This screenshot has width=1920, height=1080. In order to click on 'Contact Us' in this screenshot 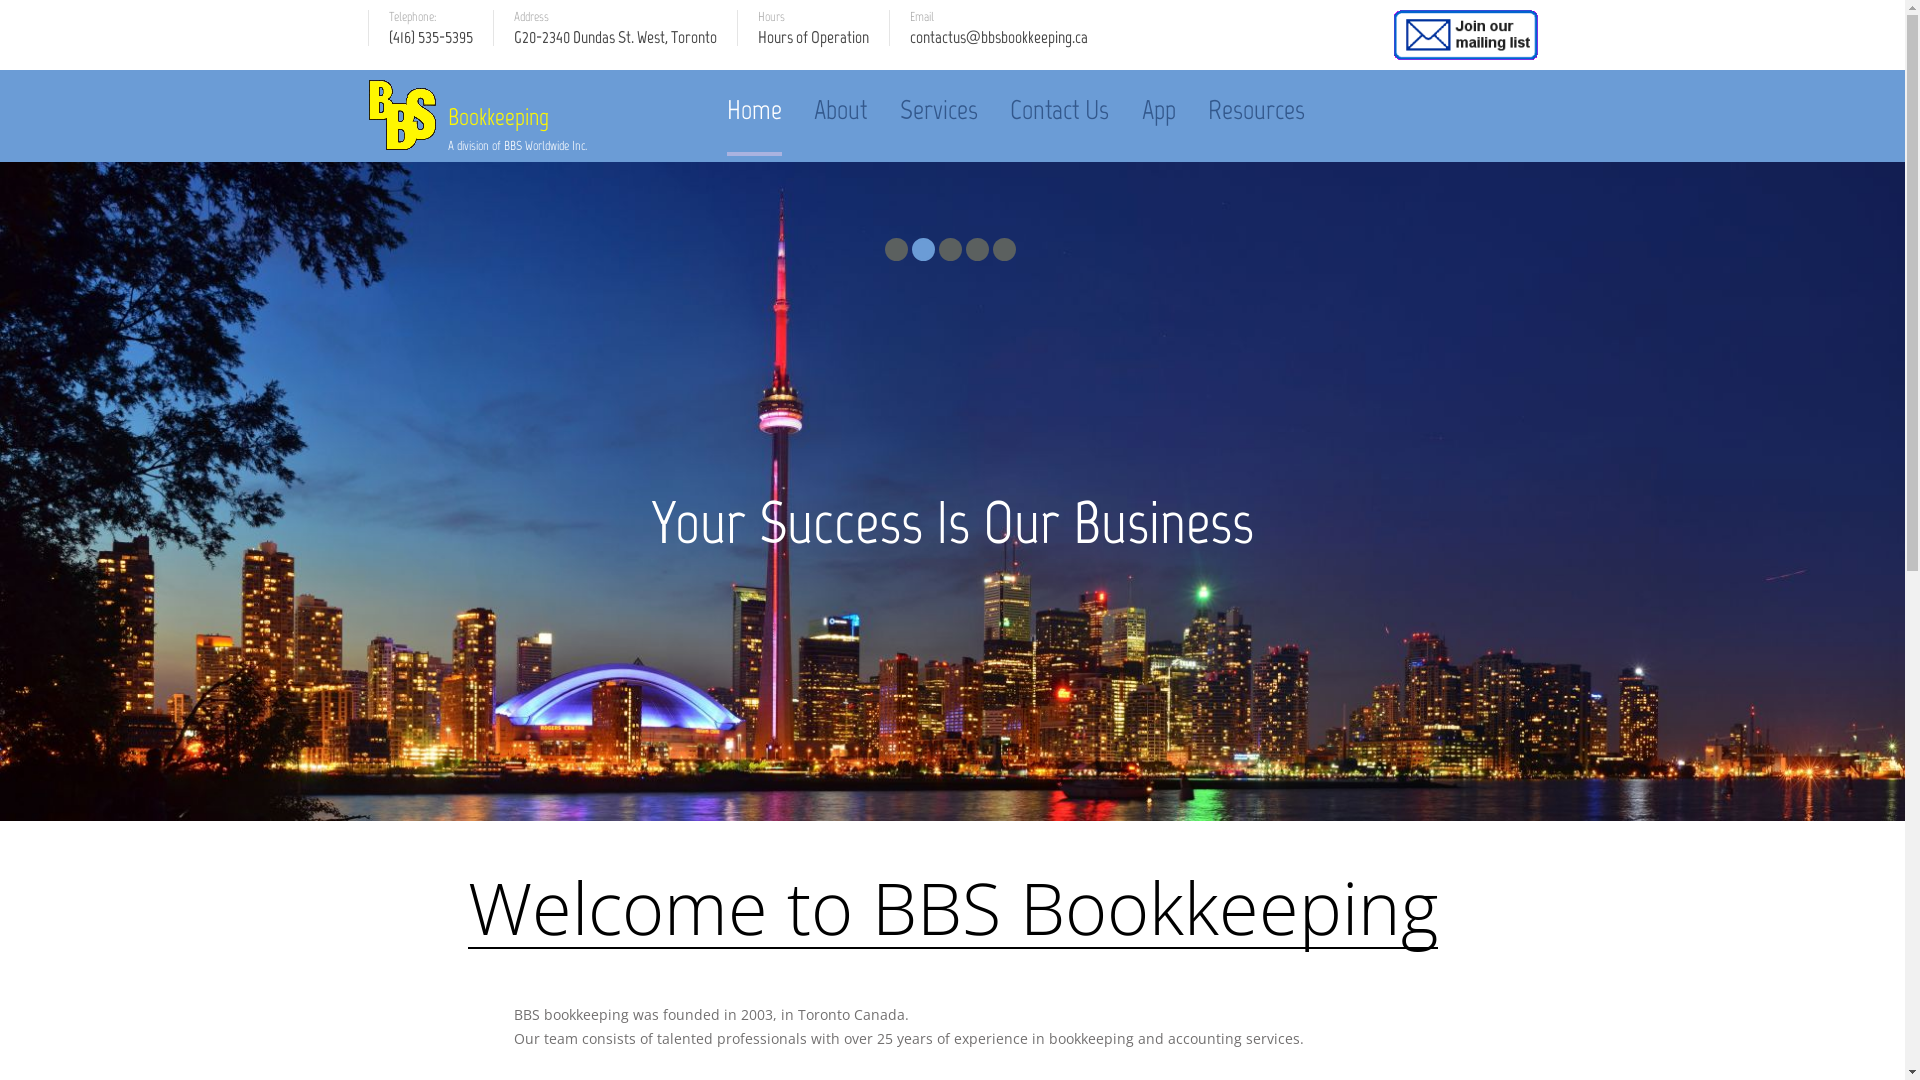, I will do `click(1058, 109)`.